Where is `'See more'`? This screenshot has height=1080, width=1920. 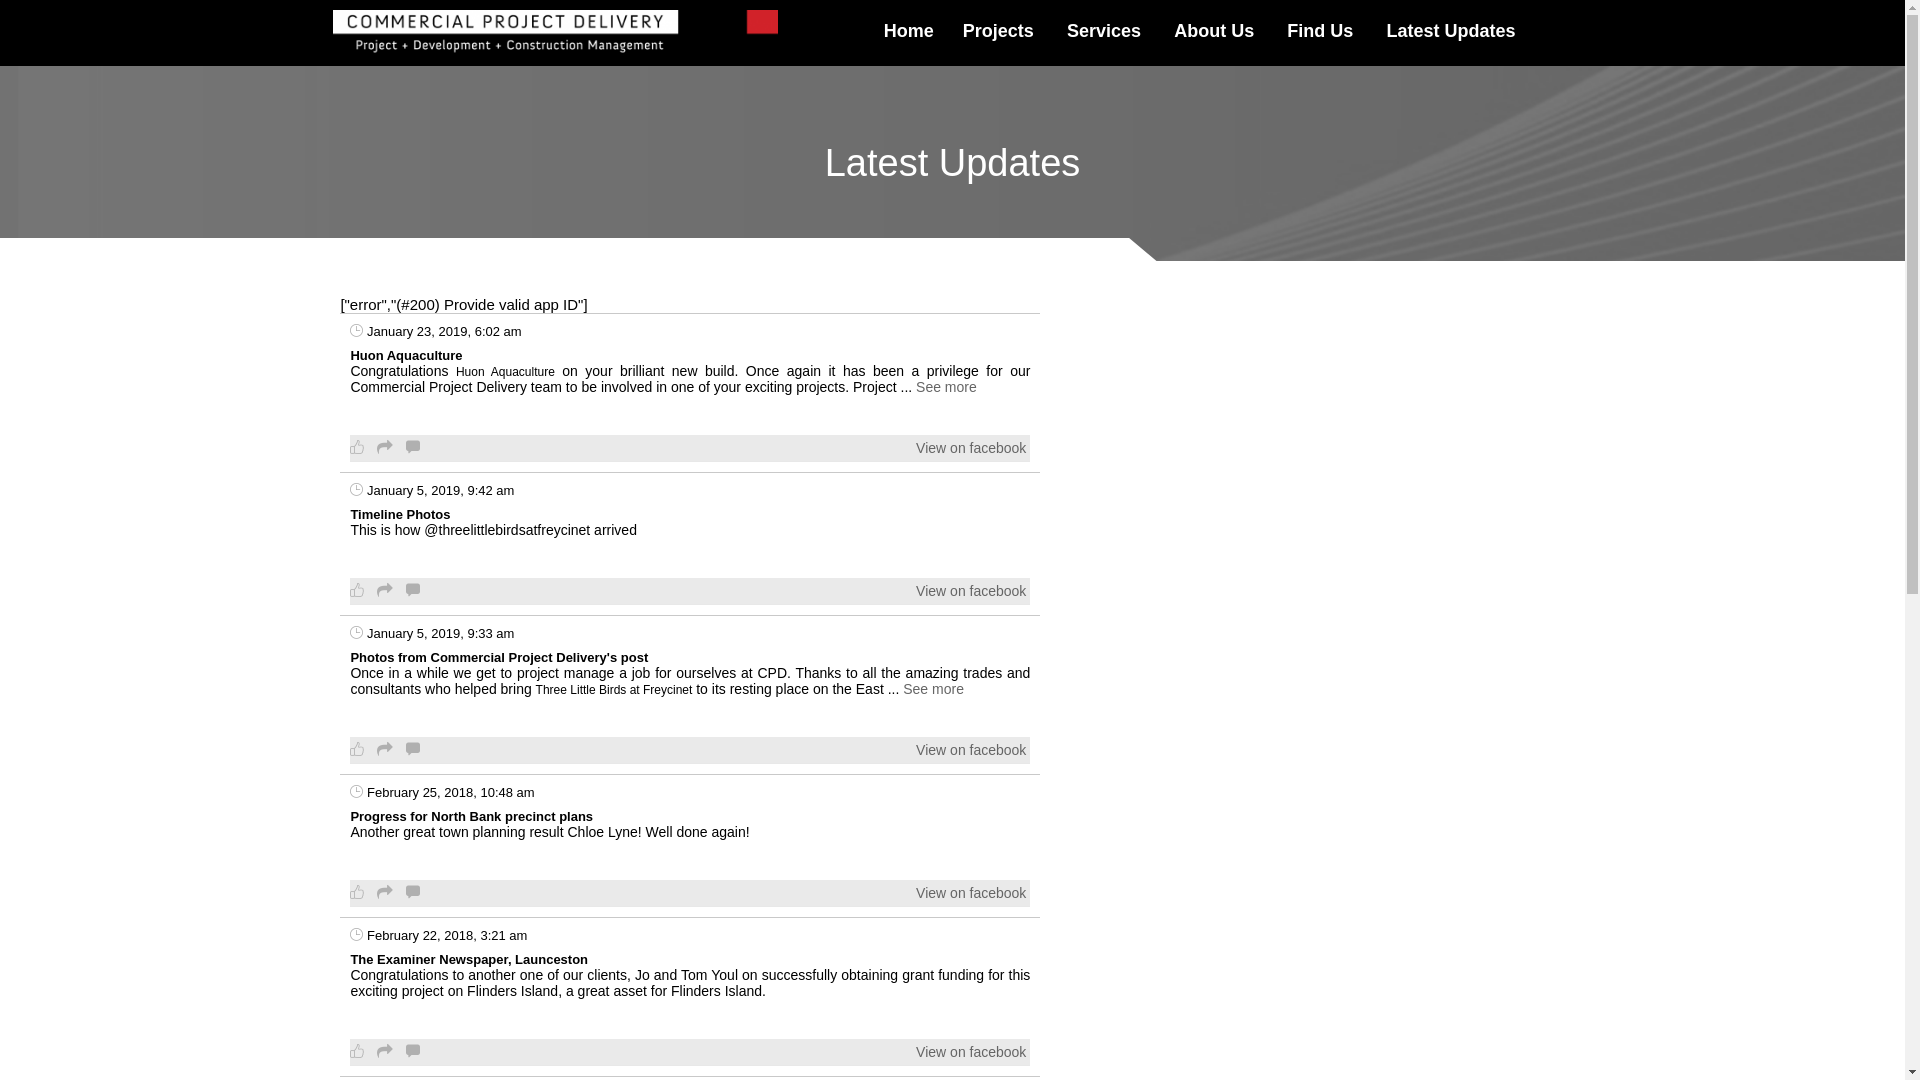 'See more' is located at coordinates (945, 386).